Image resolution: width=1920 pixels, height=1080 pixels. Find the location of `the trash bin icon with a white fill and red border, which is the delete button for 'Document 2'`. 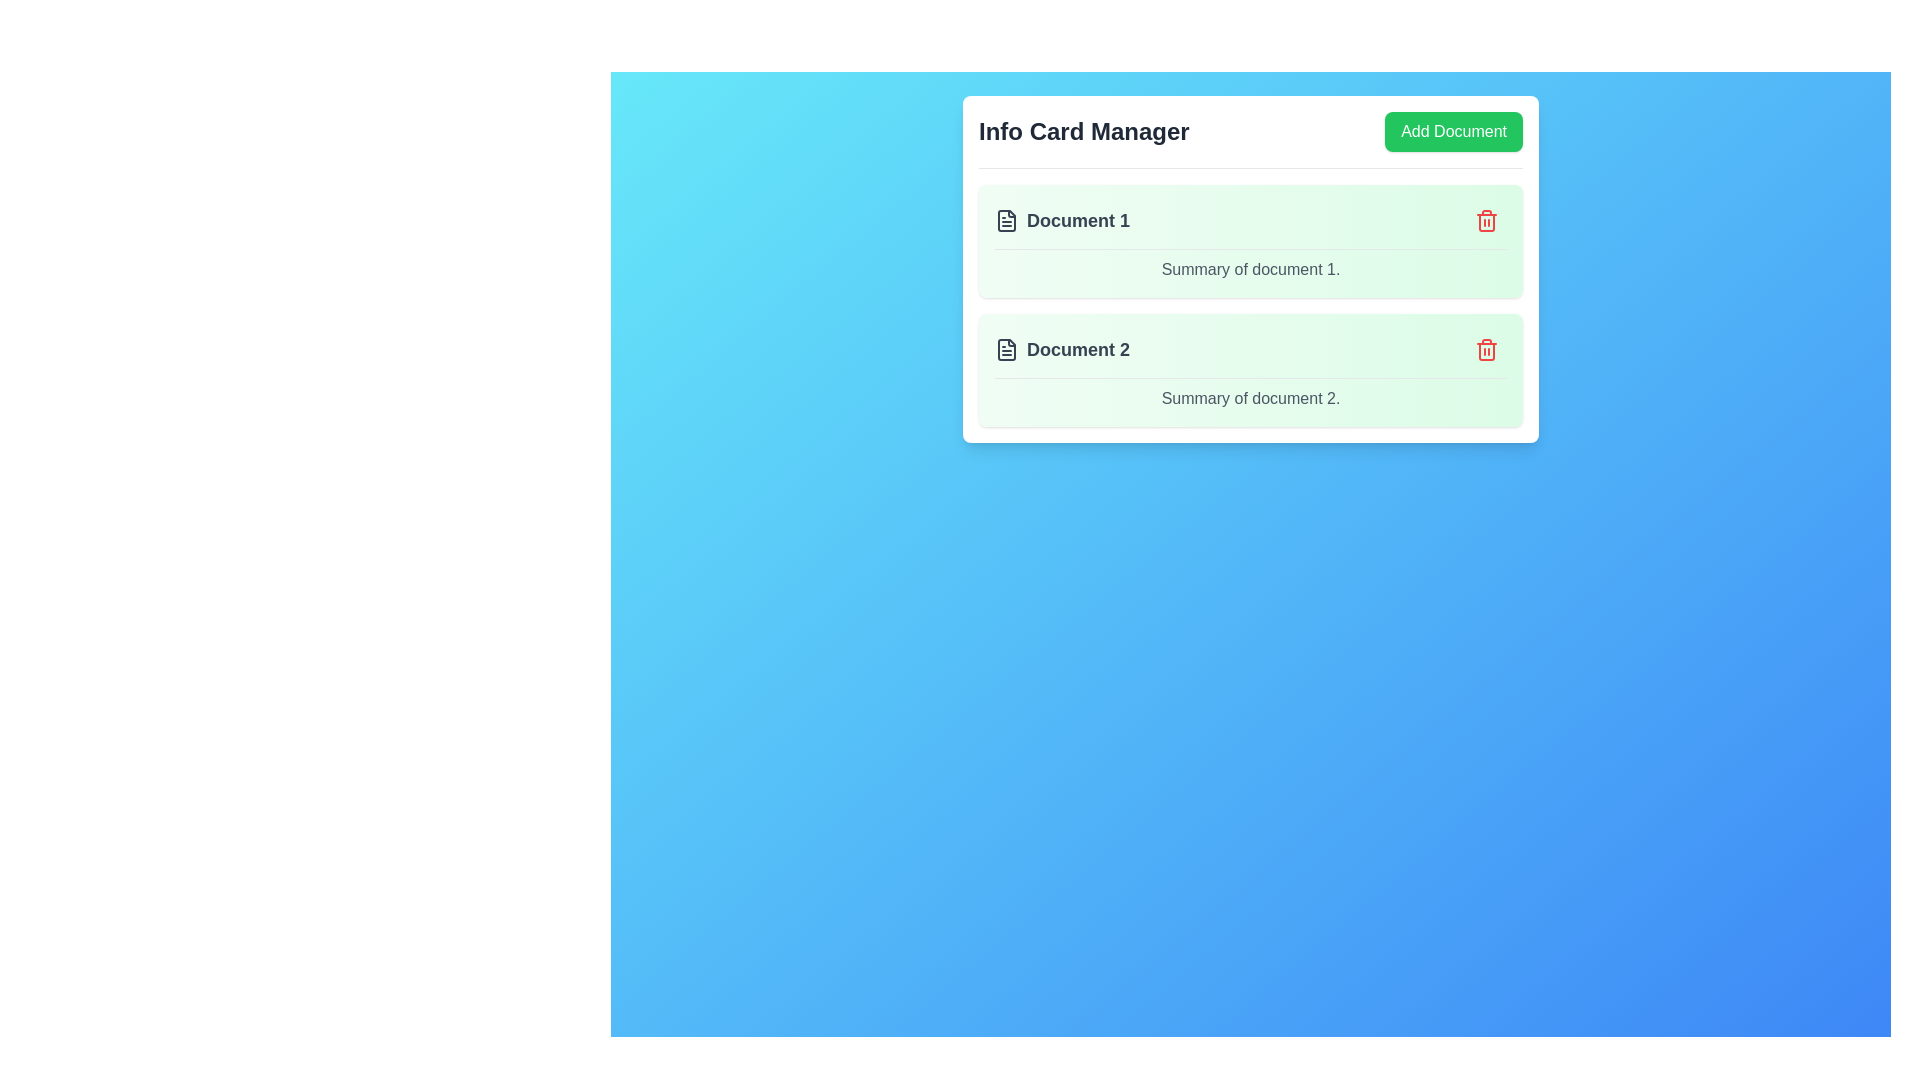

the trash bin icon with a white fill and red border, which is the delete button for 'Document 2' is located at coordinates (1487, 350).